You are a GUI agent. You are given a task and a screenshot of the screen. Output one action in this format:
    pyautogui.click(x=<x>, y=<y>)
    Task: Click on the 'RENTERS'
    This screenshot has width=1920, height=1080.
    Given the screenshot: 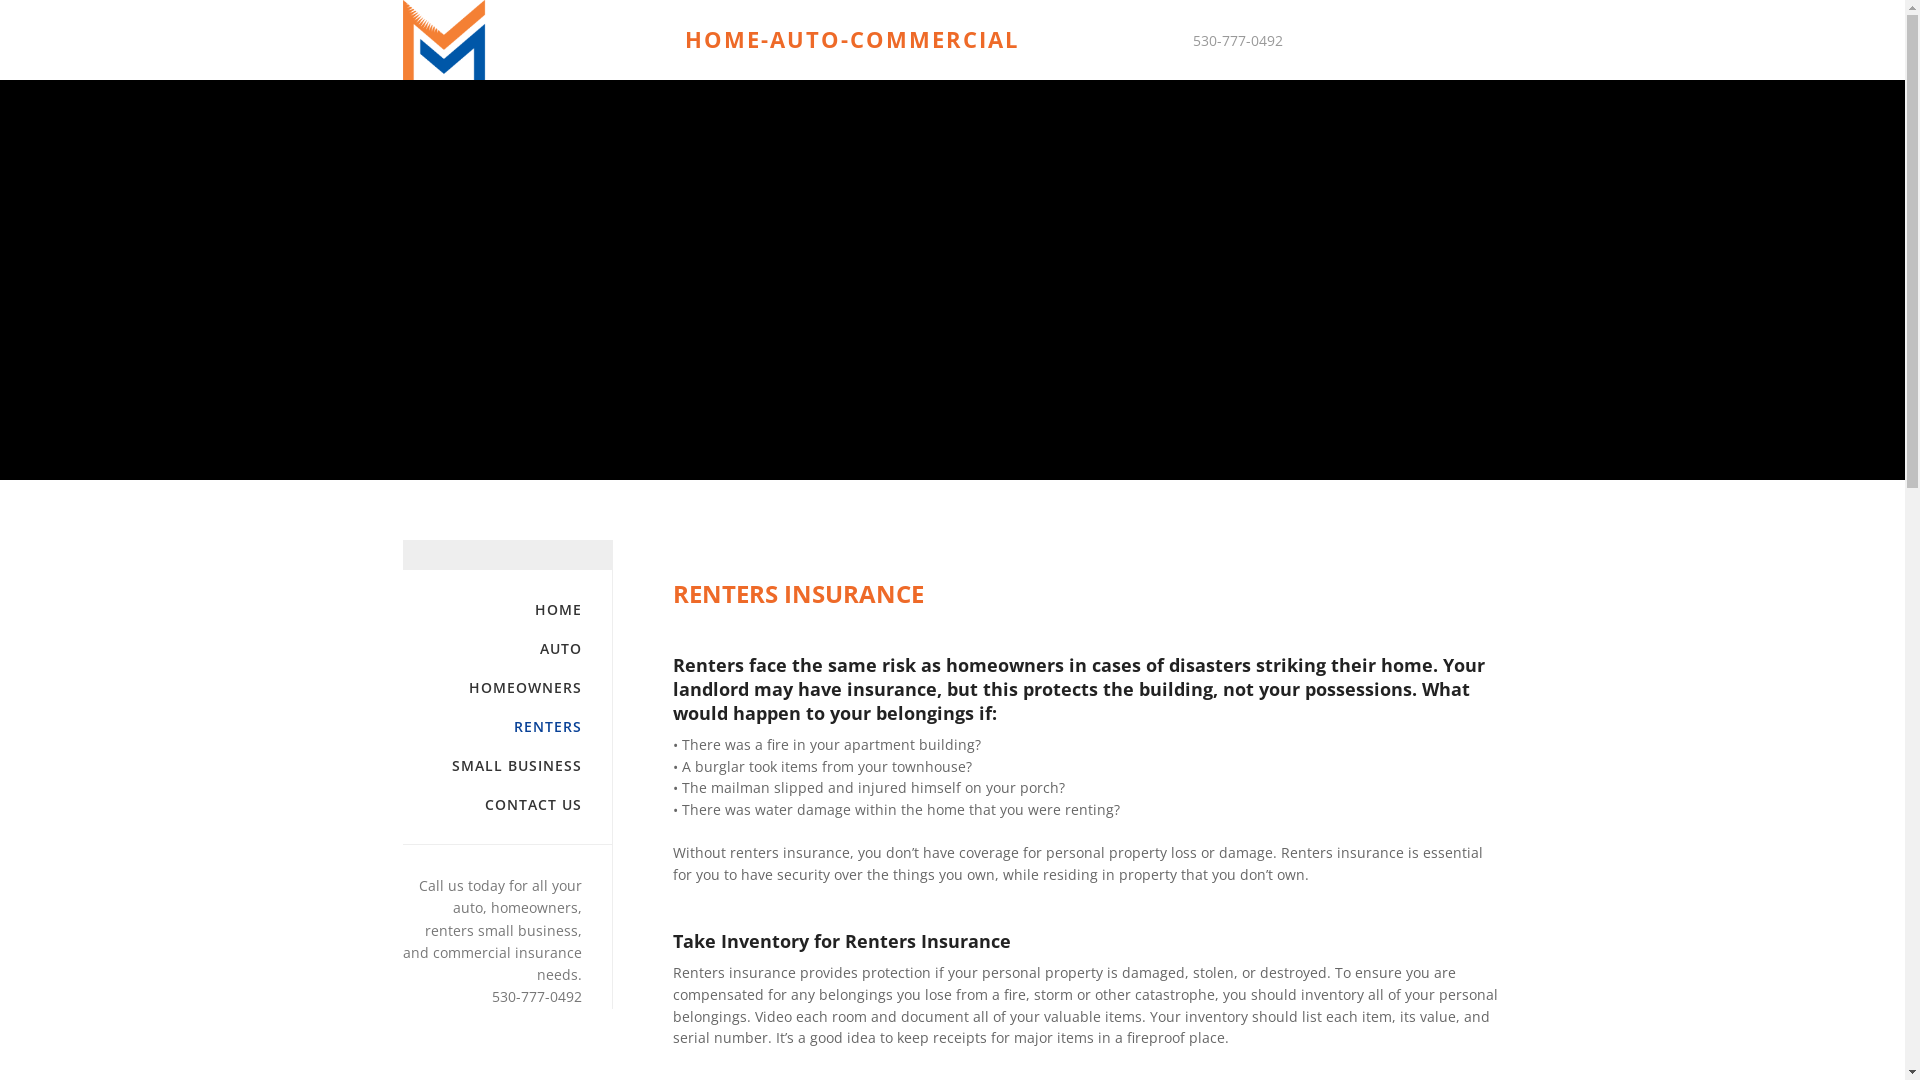 What is the action you would take?
    pyautogui.click(x=401, y=726)
    